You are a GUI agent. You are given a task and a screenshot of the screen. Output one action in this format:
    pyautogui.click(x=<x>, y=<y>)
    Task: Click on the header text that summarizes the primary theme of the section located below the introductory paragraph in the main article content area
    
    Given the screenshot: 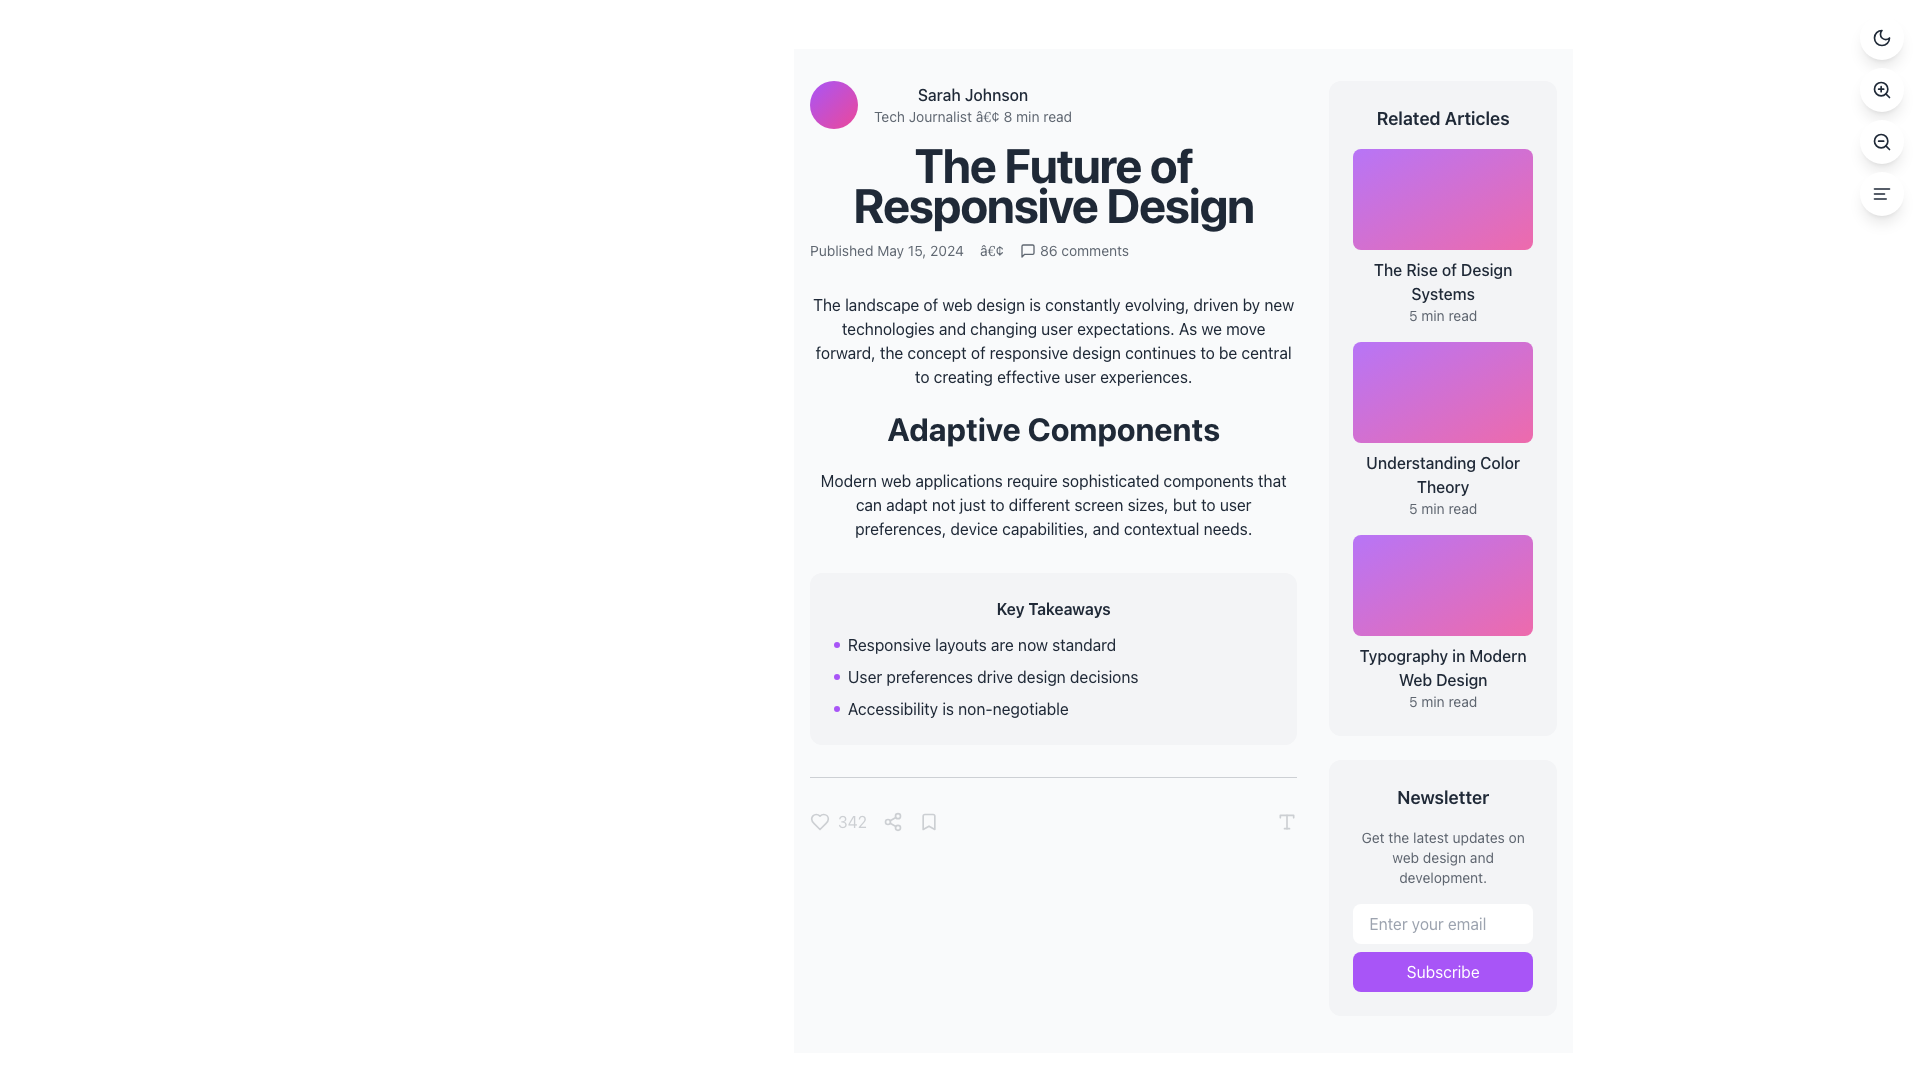 What is the action you would take?
    pyautogui.click(x=1052, y=427)
    